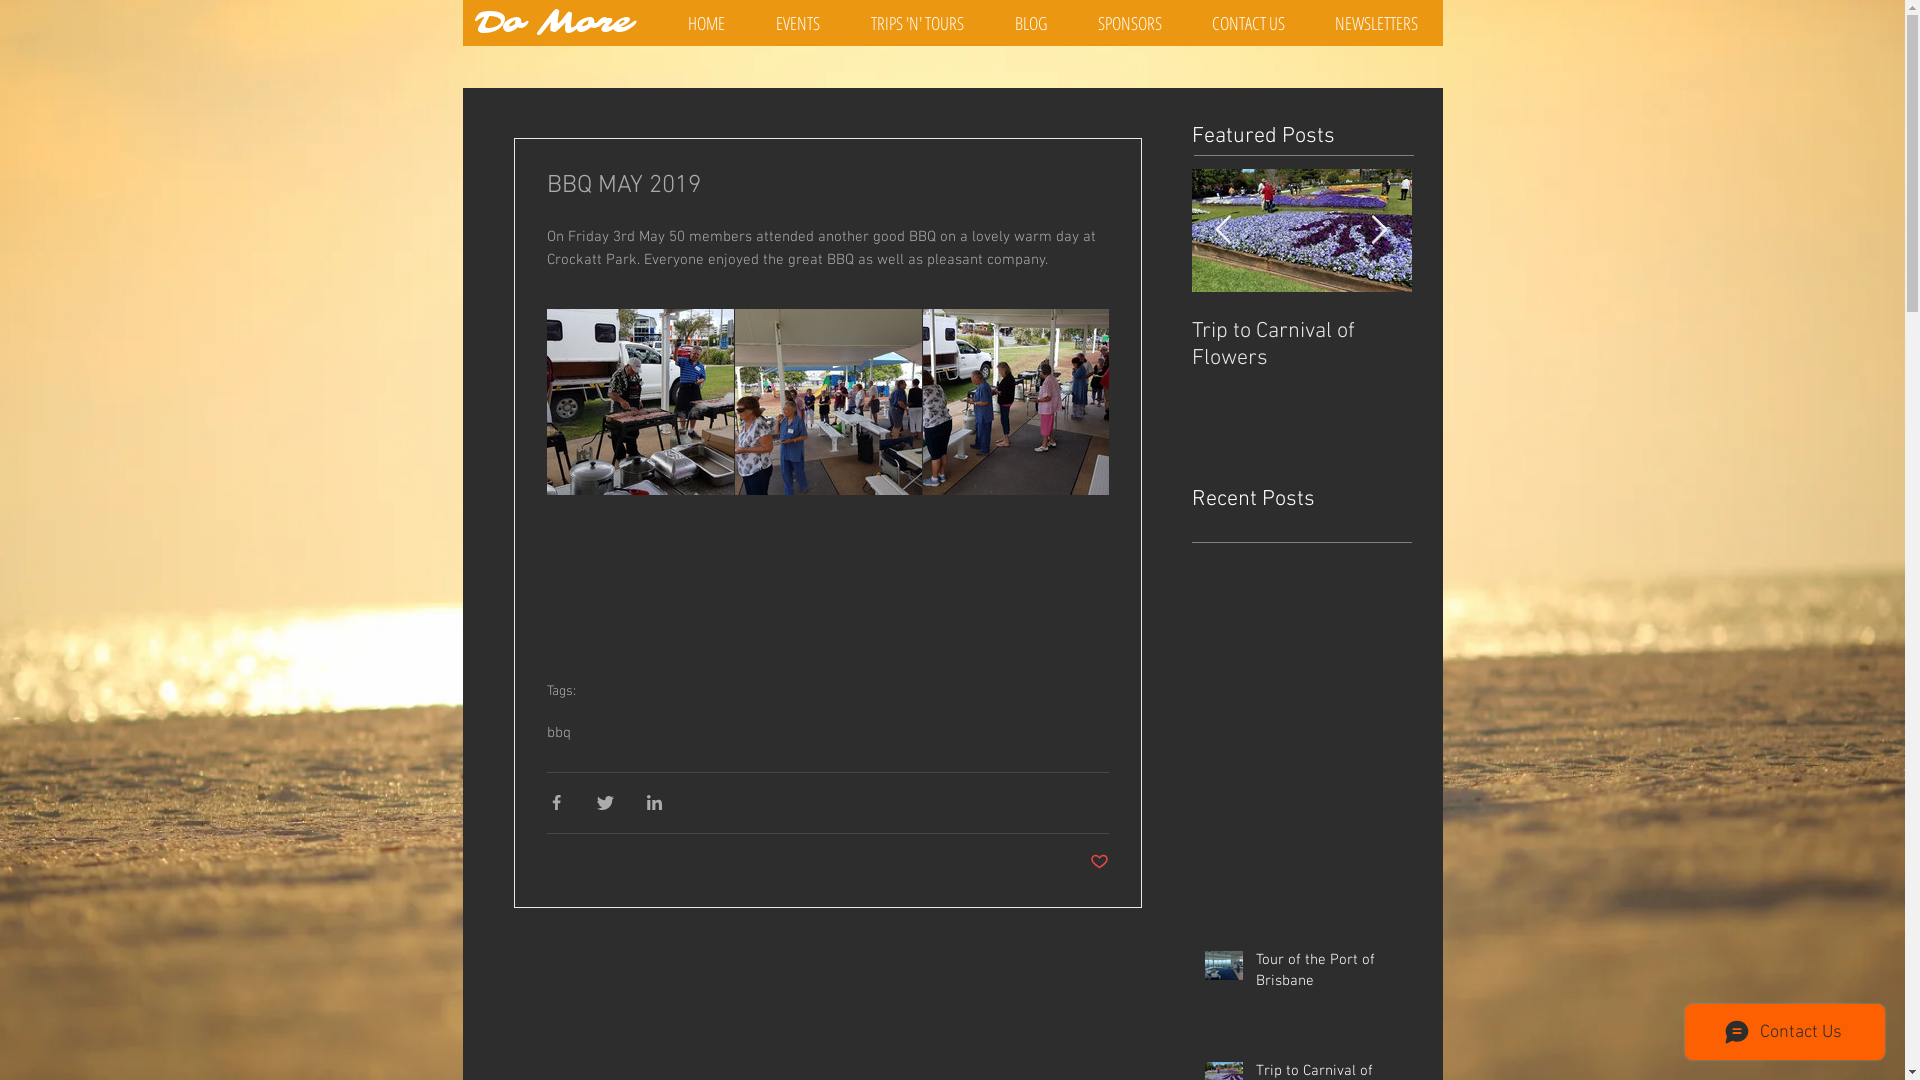 Image resolution: width=1920 pixels, height=1080 pixels. What do you see at coordinates (553, 24) in the screenshot?
I see `'Do More'` at bounding box center [553, 24].